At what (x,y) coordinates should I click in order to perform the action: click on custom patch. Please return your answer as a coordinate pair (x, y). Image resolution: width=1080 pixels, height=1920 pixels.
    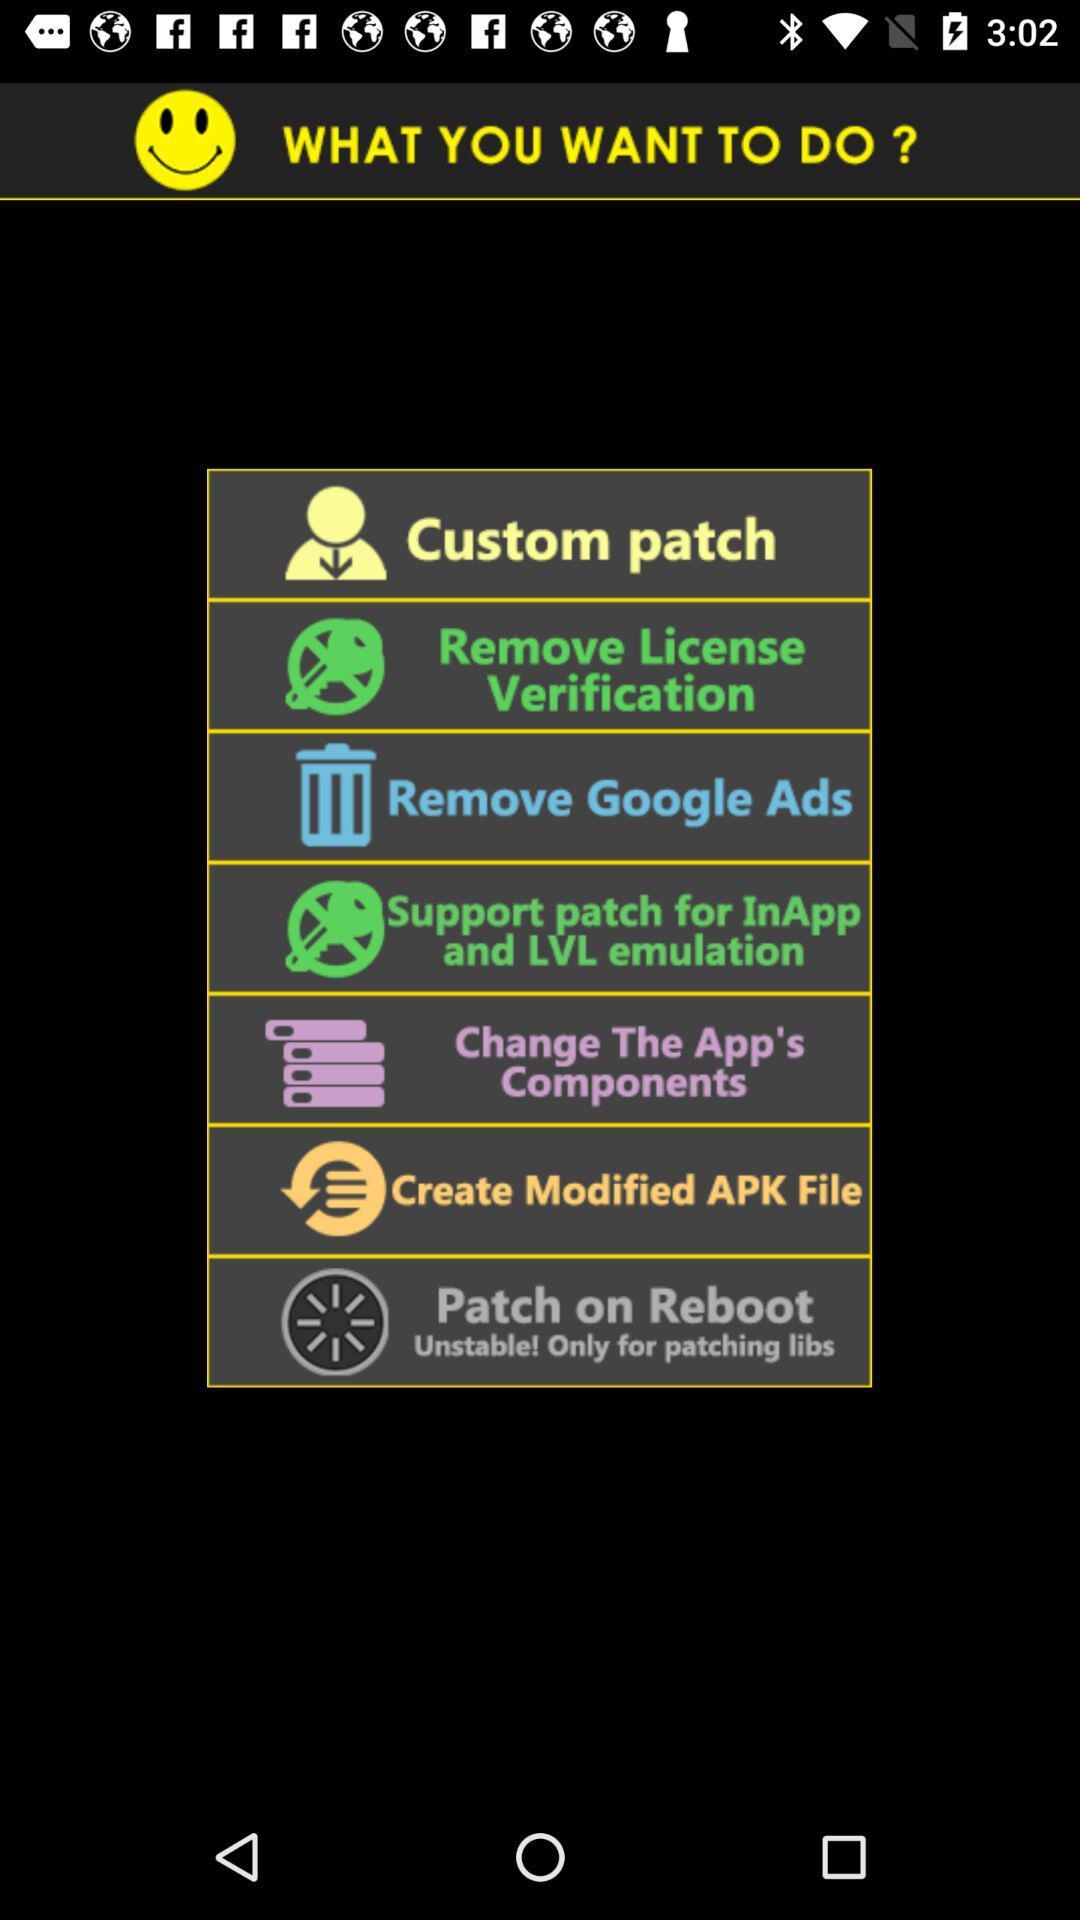
    Looking at the image, I should click on (538, 534).